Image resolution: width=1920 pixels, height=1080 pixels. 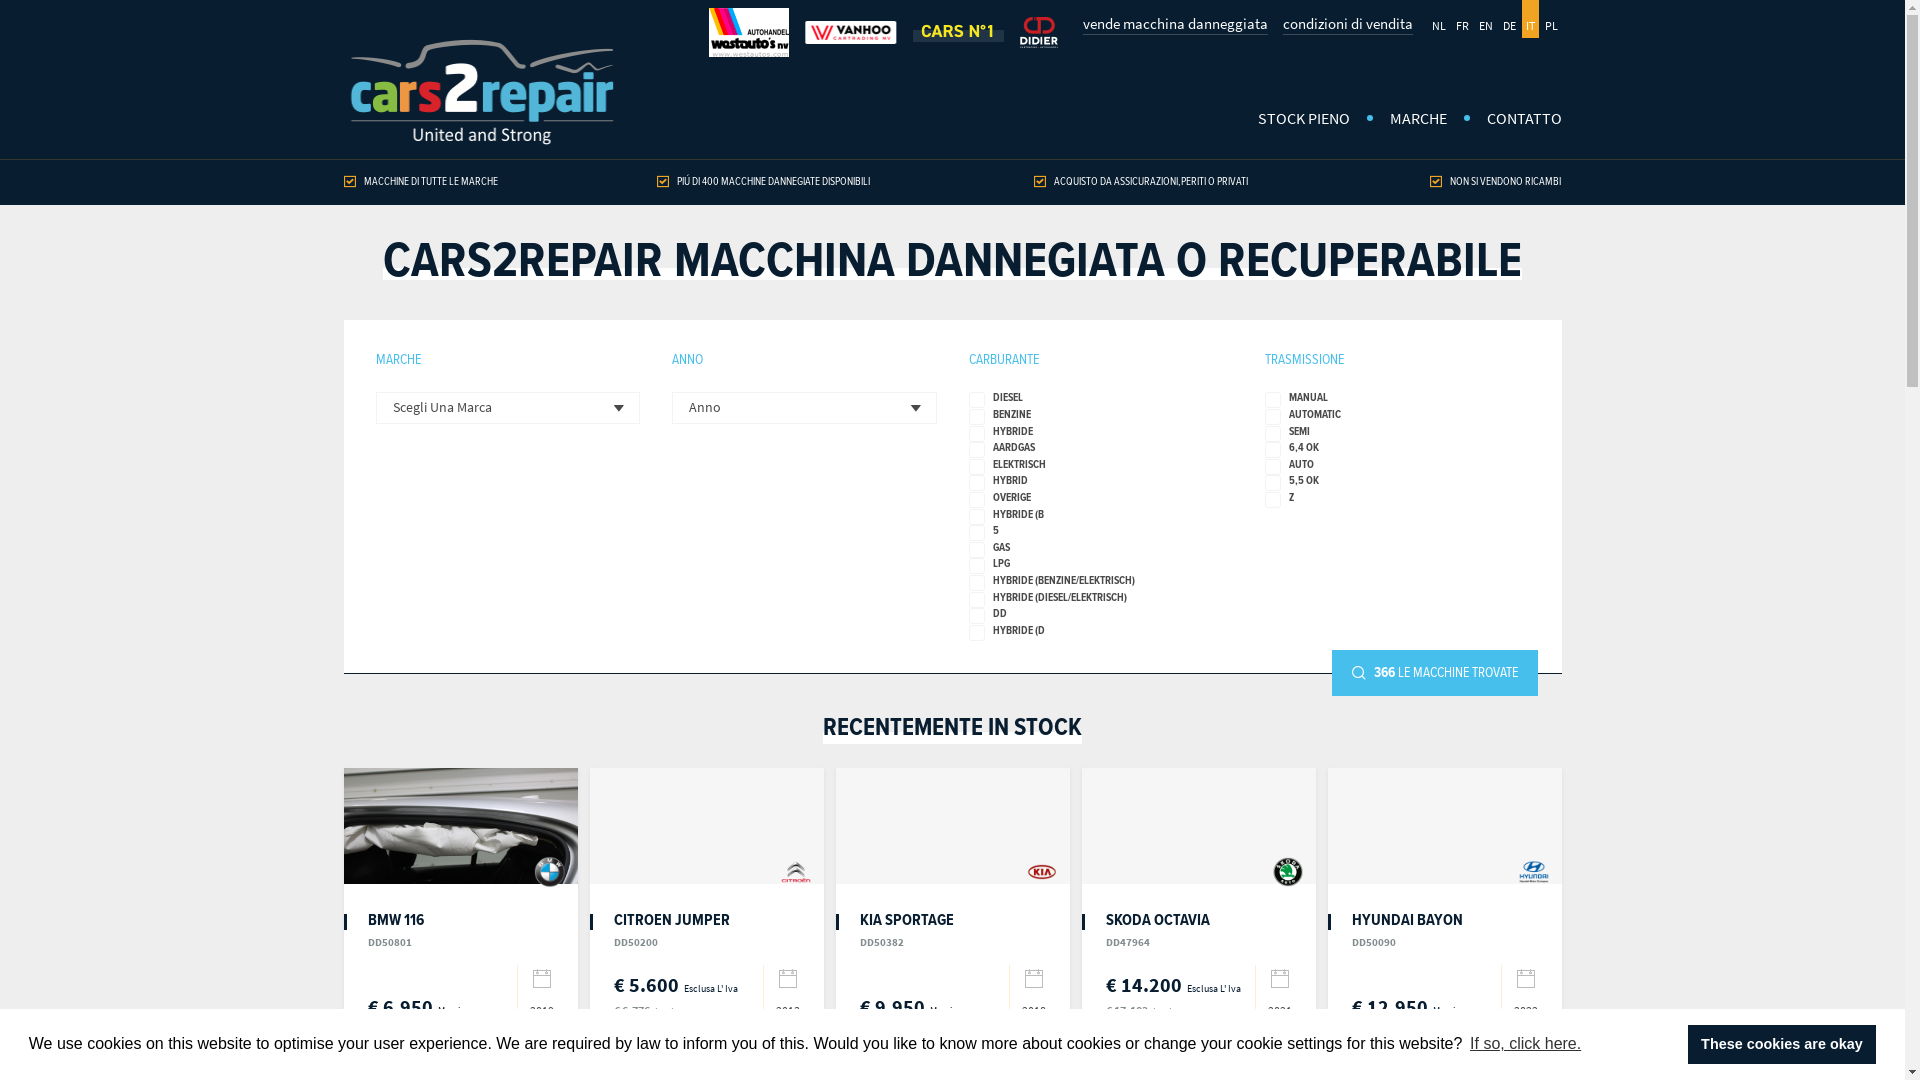 What do you see at coordinates (1484, 19) in the screenshot?
I see `'EN'` at bounding box center [1484, 19].